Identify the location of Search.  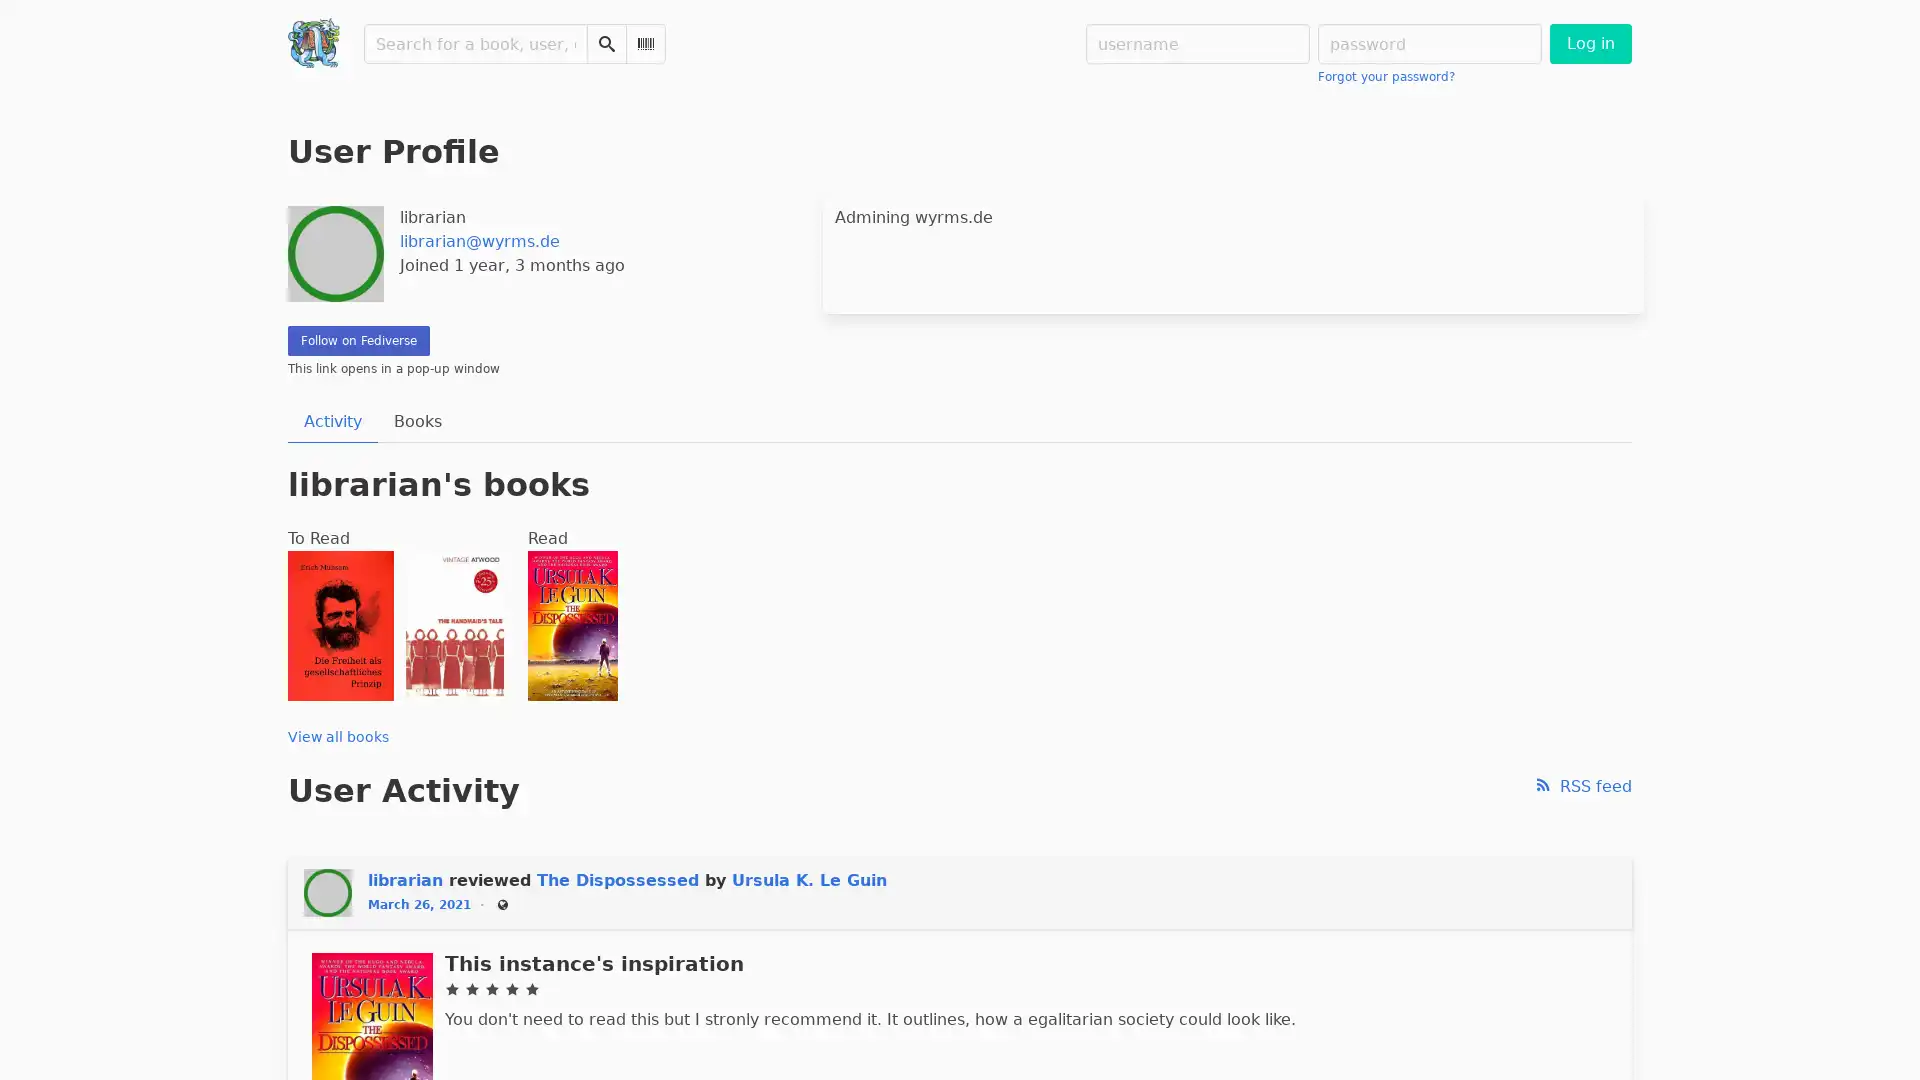
(605, 43).